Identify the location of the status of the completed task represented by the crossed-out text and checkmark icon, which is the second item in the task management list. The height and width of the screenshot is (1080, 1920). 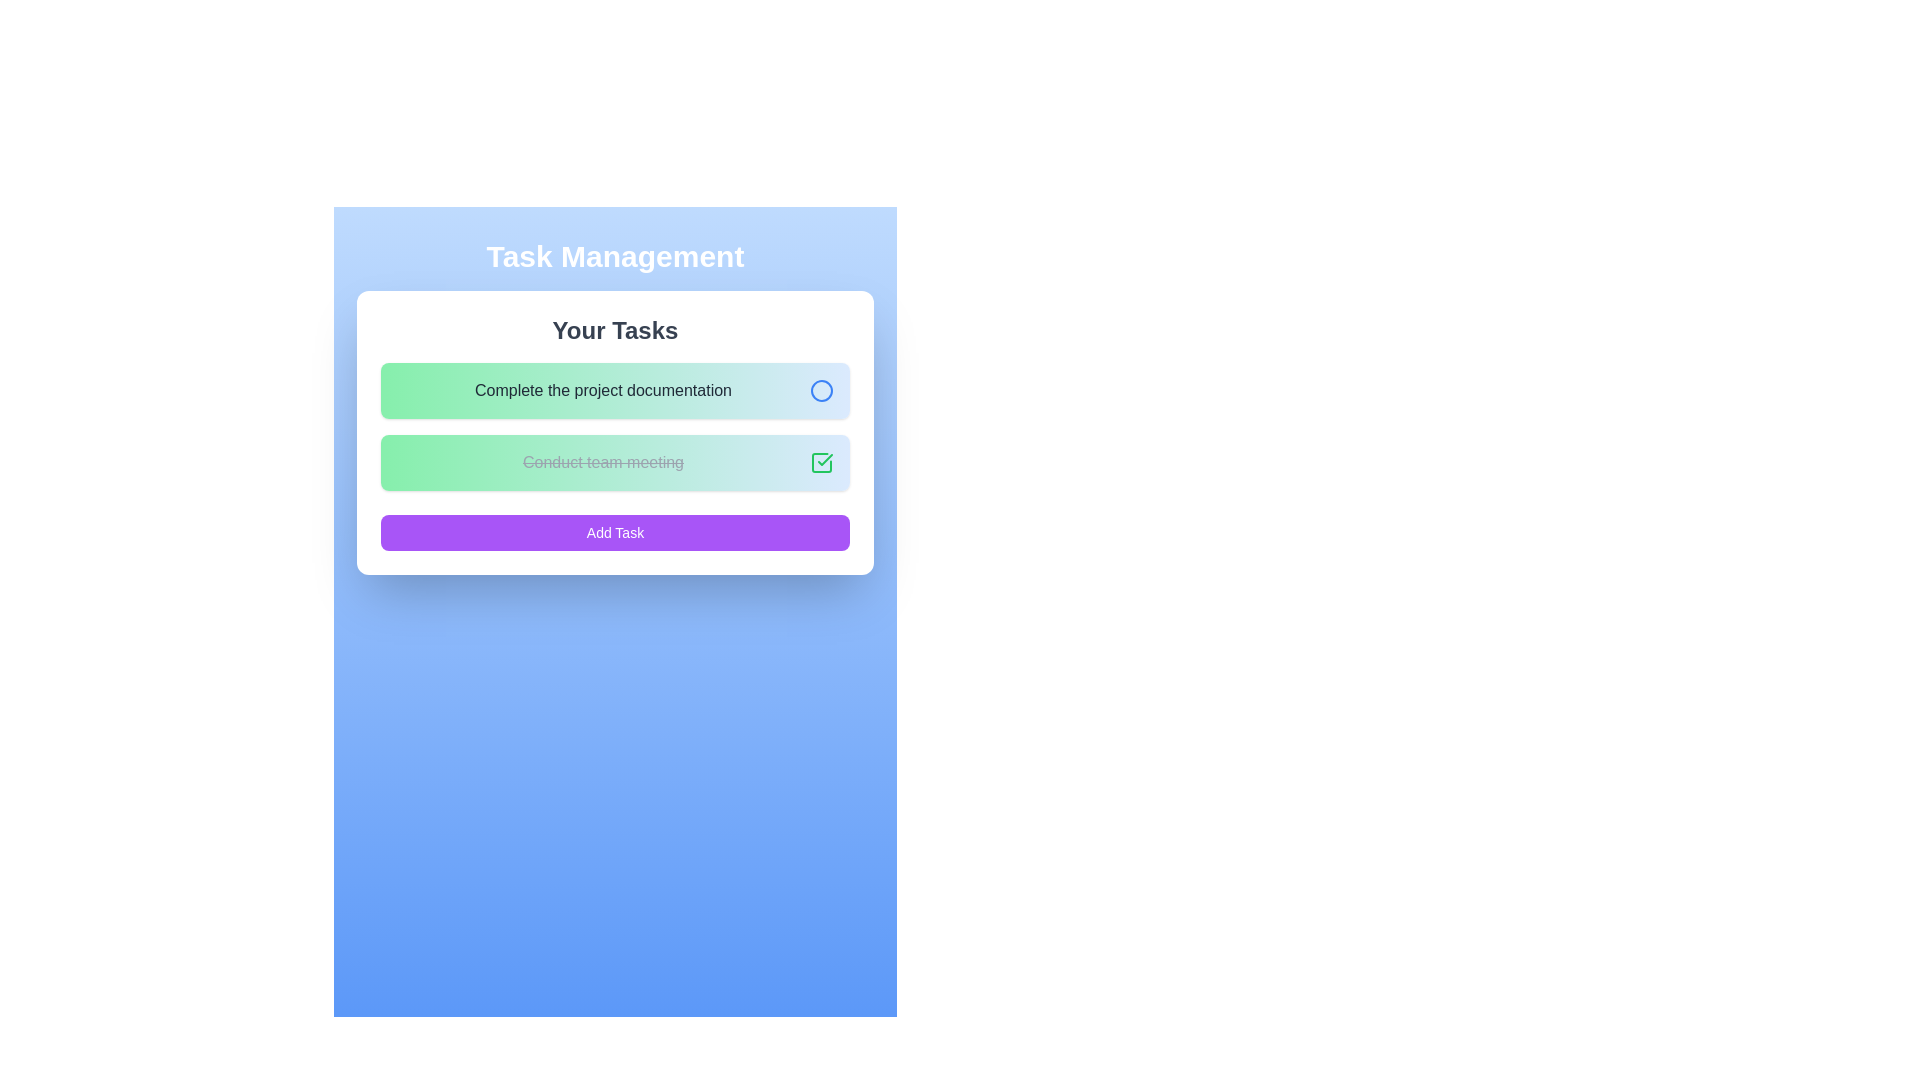
(614, 462).